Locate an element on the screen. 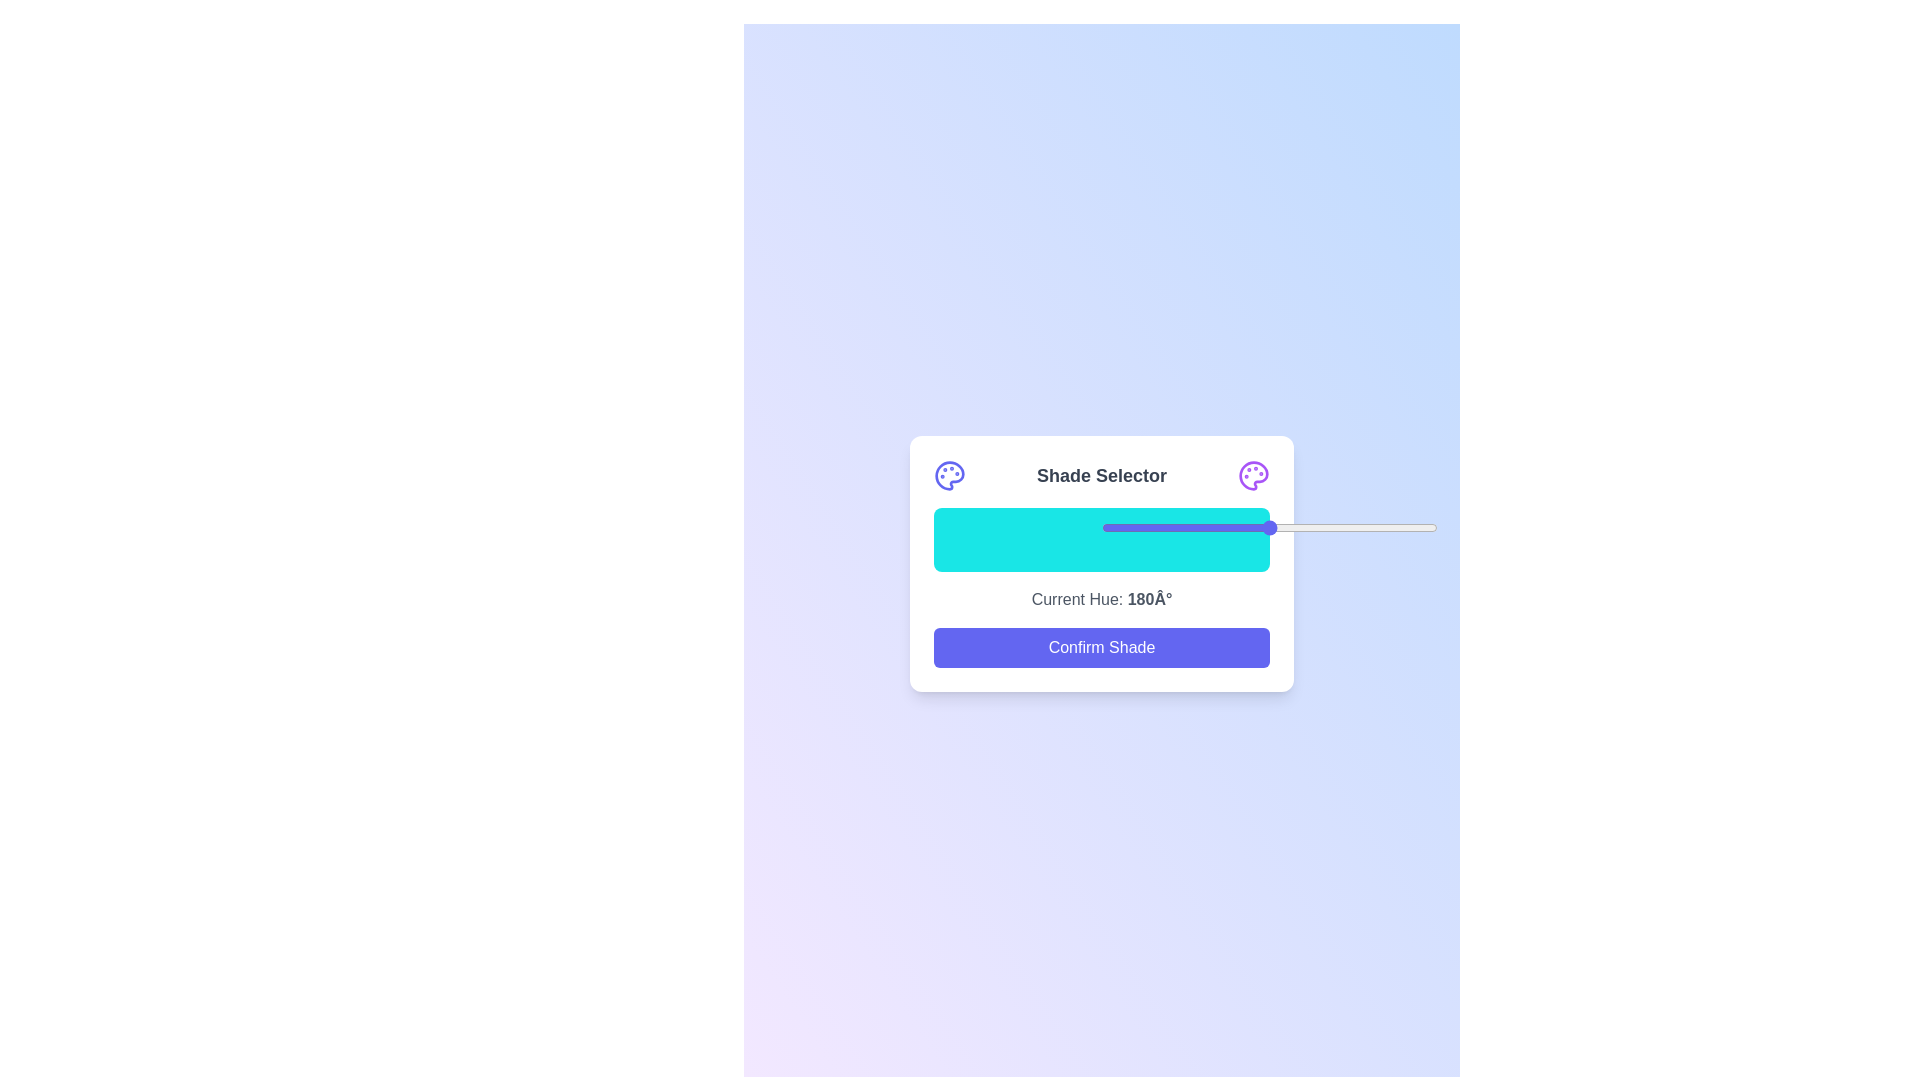 The height and width of the screenshot is (1080, 1920). the shade slider to 75 to observe the corresponding color is located at coordinates (1185, 540).